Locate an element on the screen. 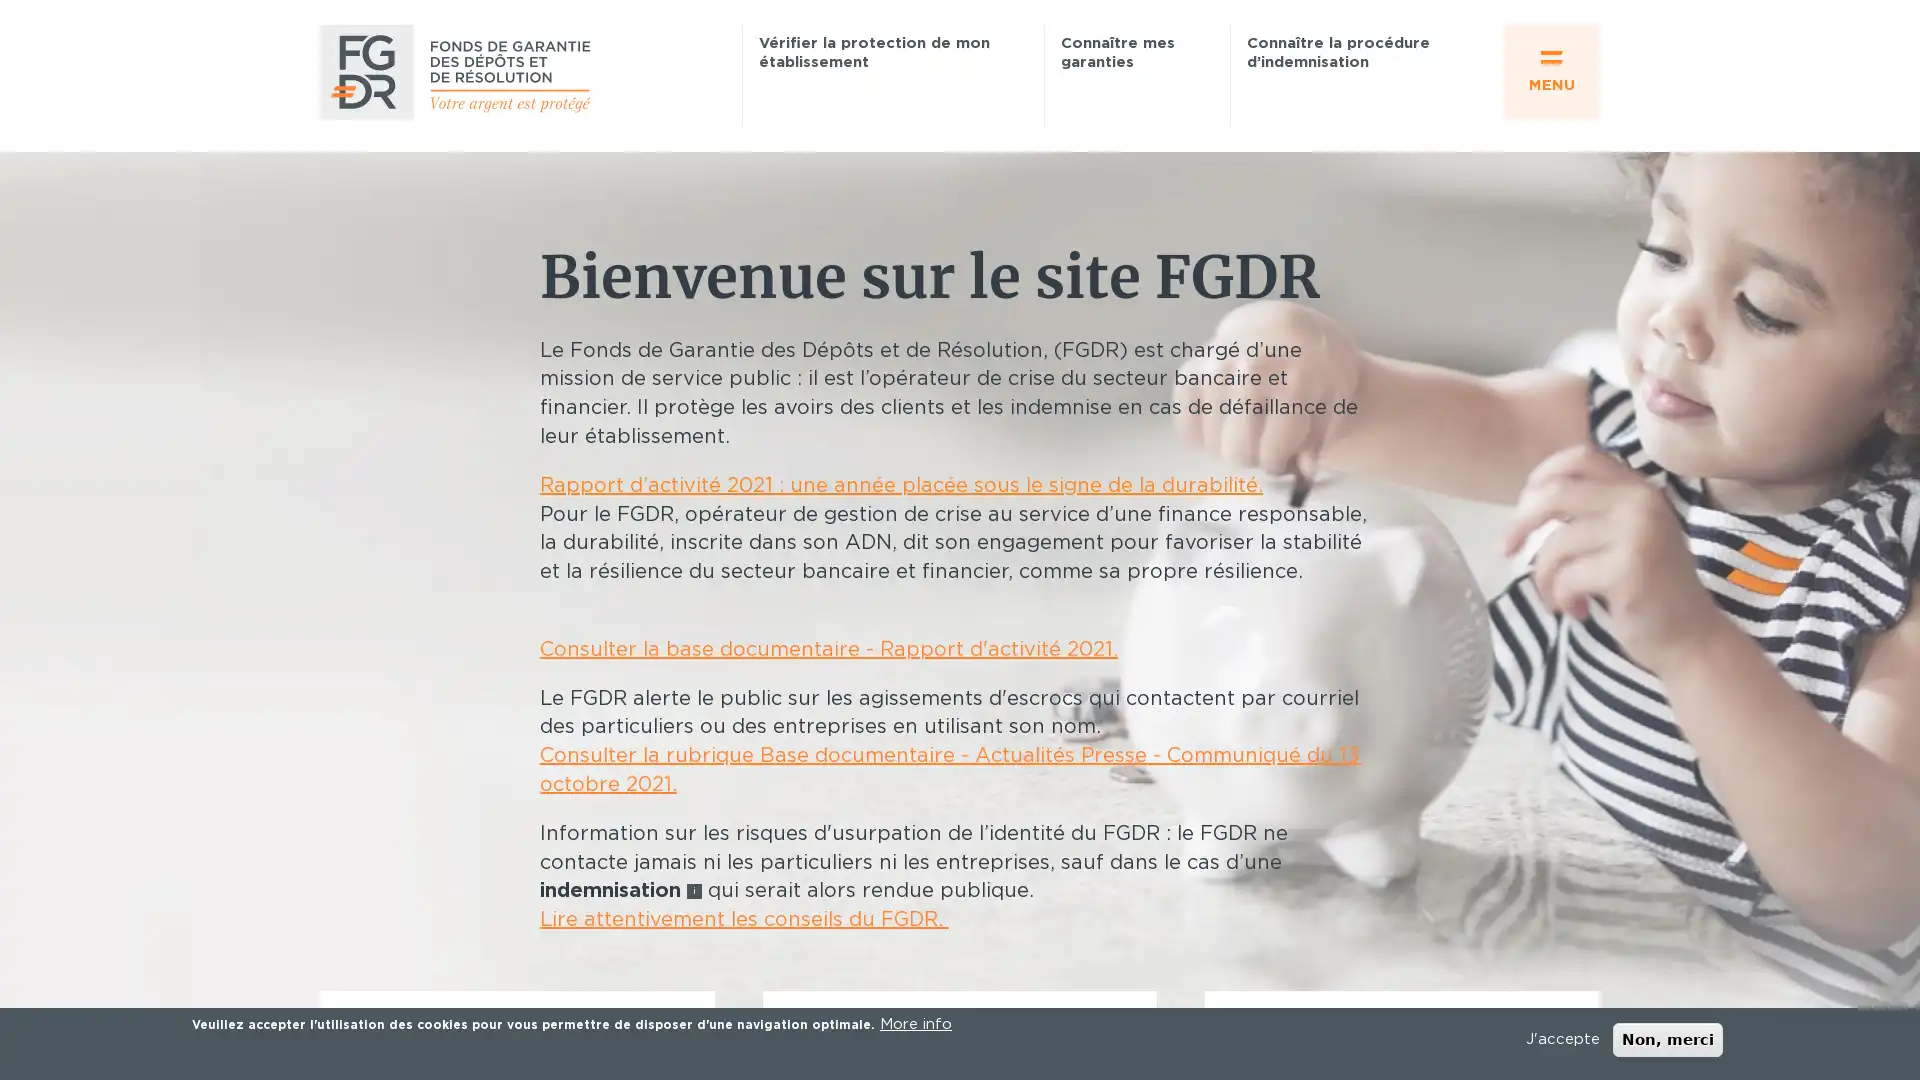  More info is located at coordinates (915, 1025).